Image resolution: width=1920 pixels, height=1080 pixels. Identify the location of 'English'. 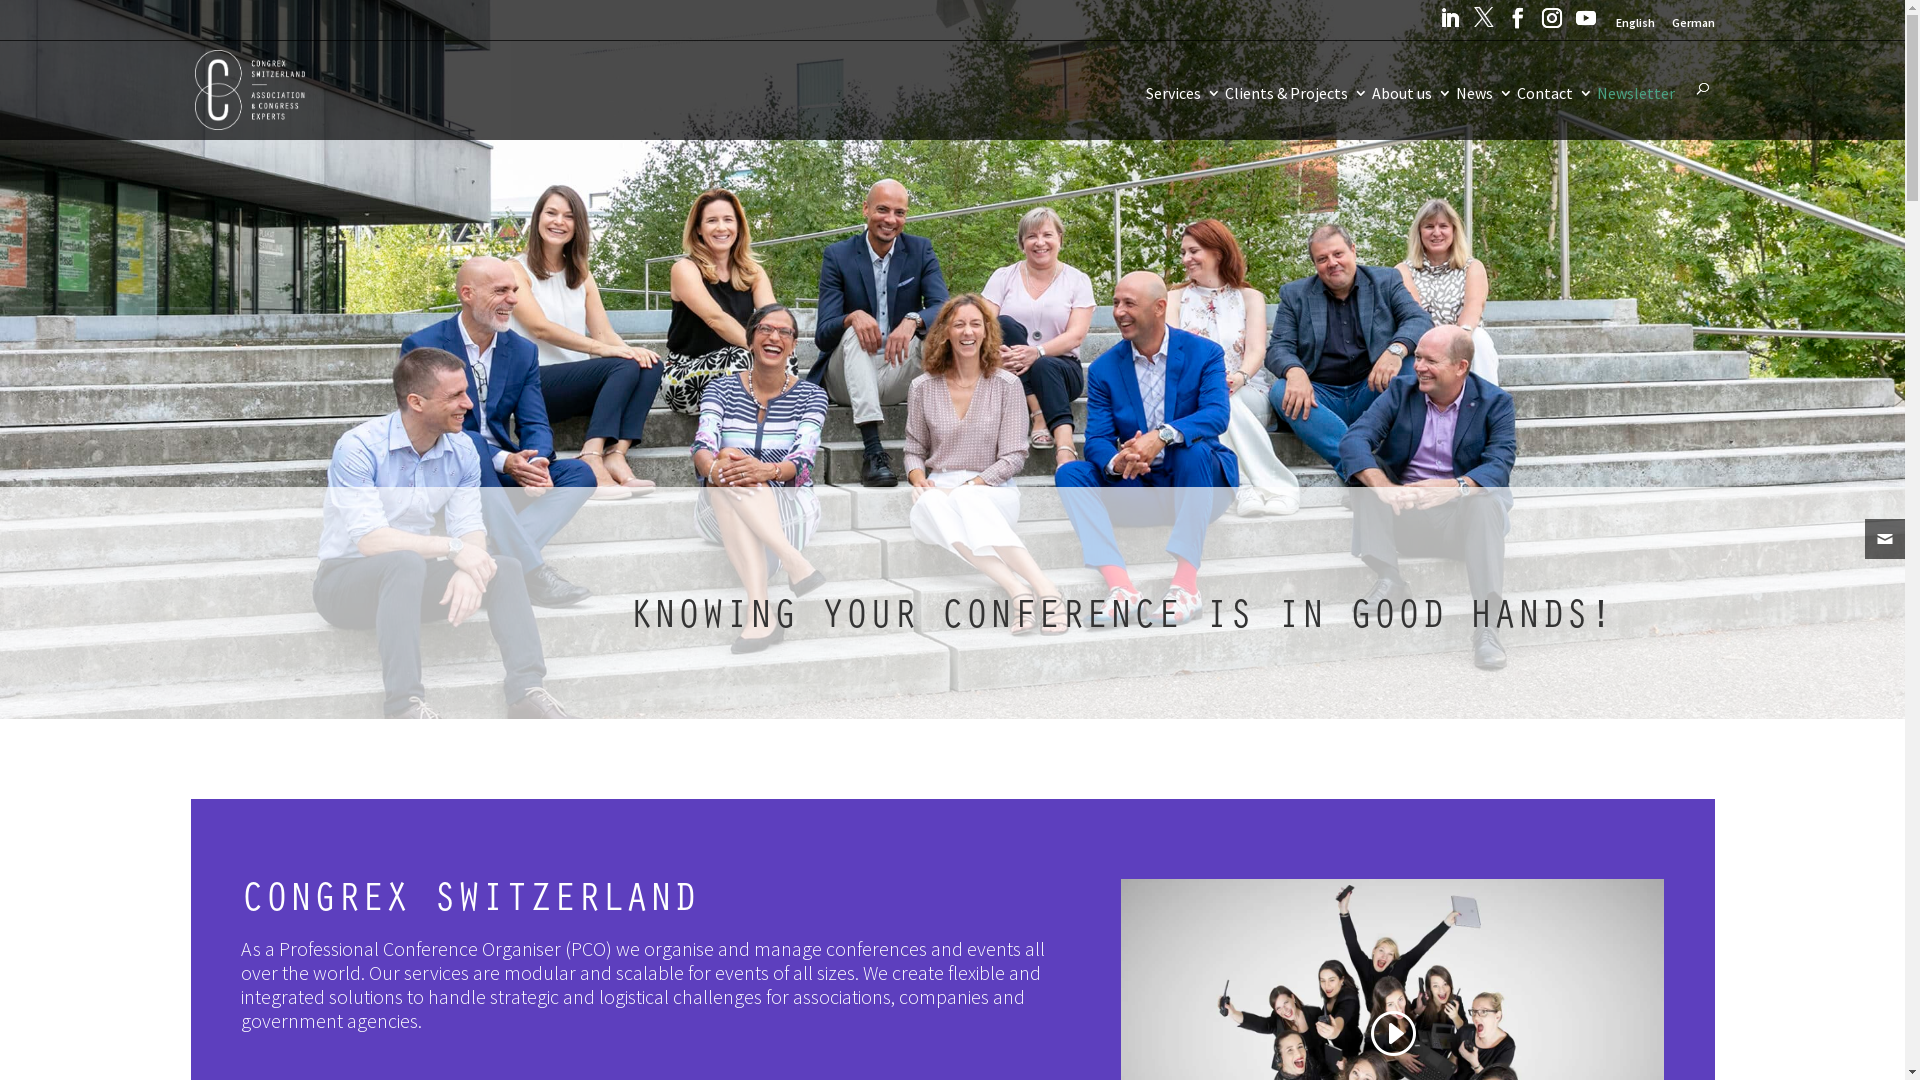
(1635, 27).